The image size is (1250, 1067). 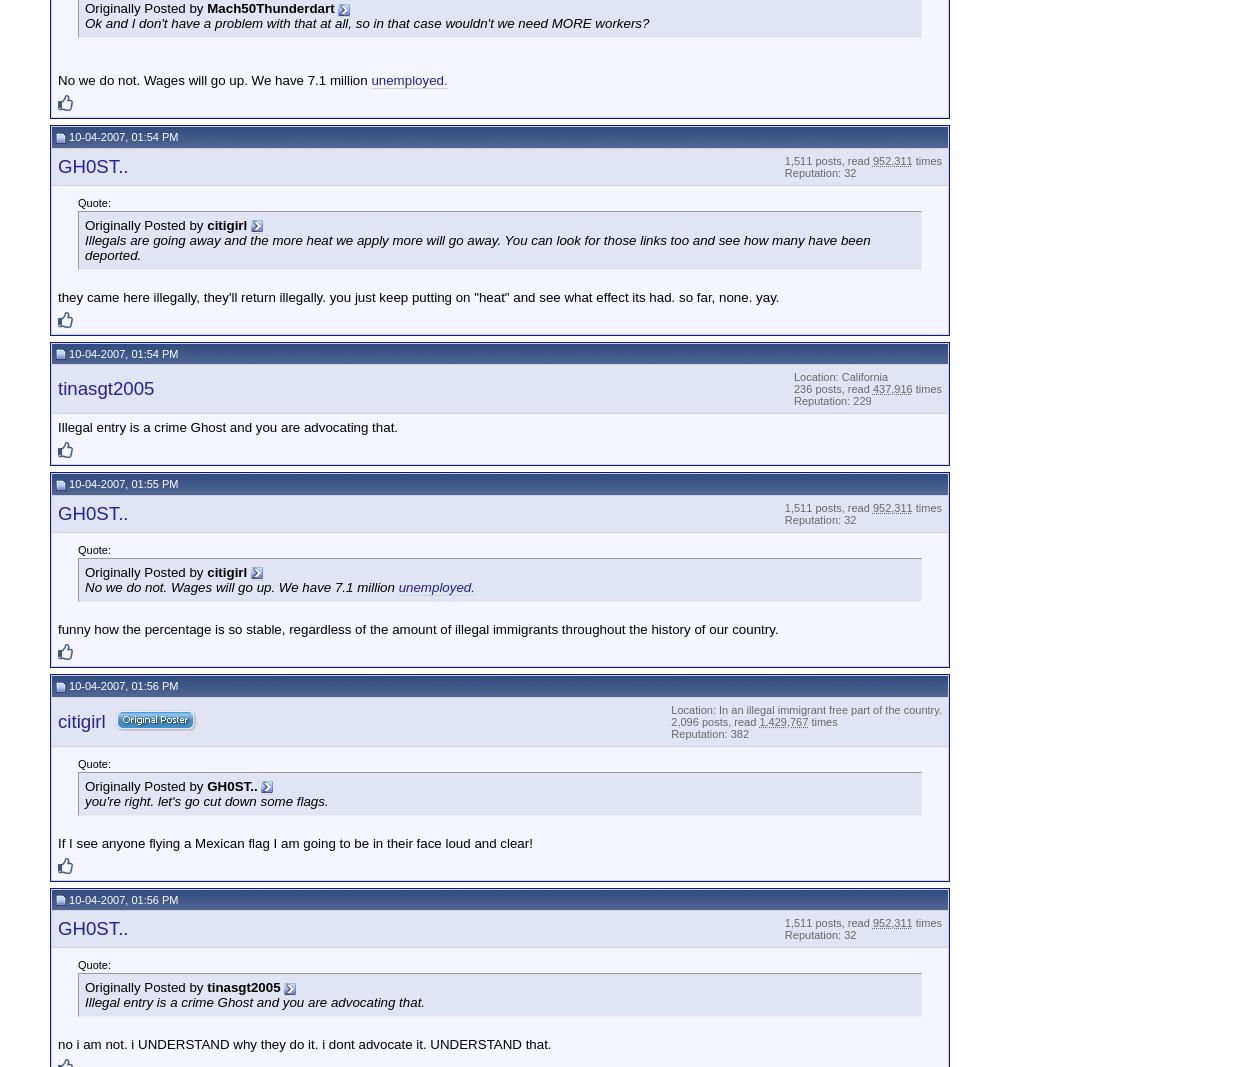 What do you see at coordinates (295, 841) in the screenshot?
I see `'If I see anyone flying a Mexican flag I am going to be in their face loud and clear!'` at bounding box center [295, 841].